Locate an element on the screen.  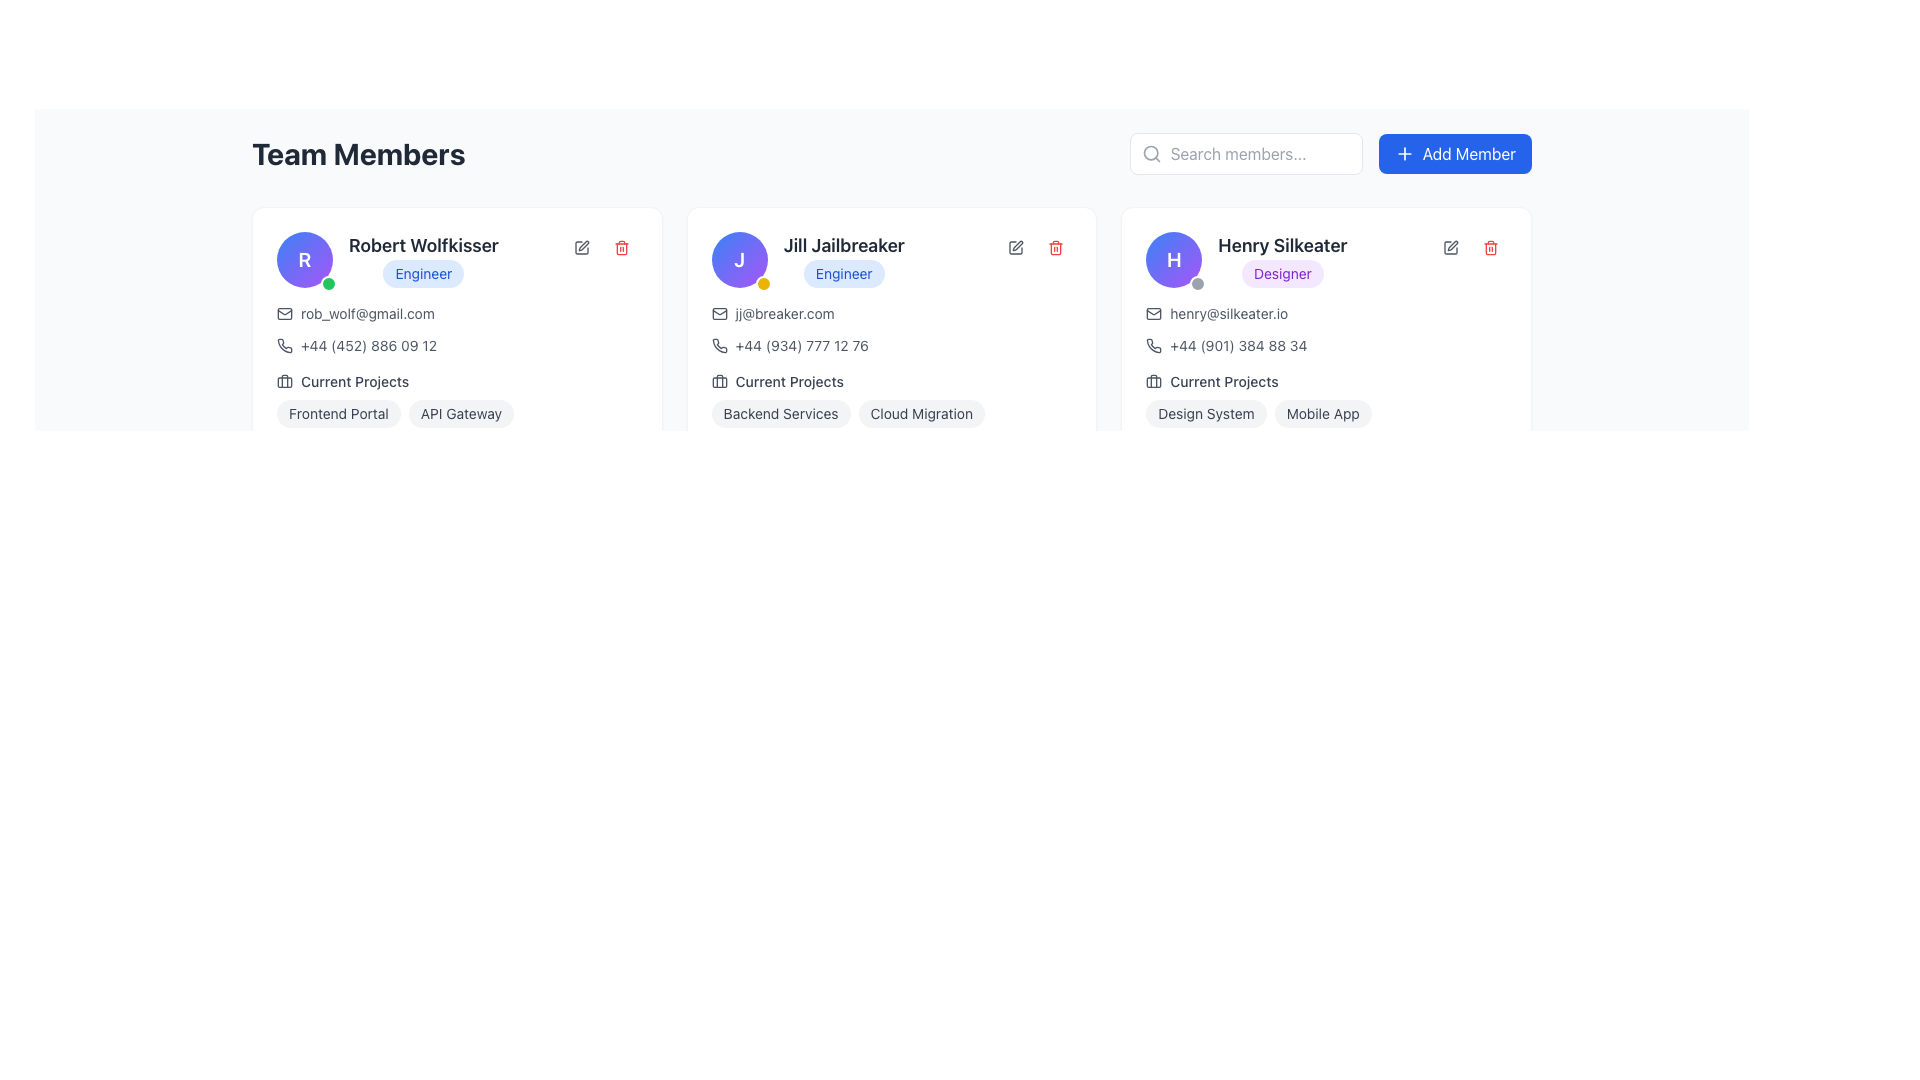
the text label reading 'Jill Jailbreaker', which is styled in bold and located at the top-center of the profile card is located at coordinates (844, 245).